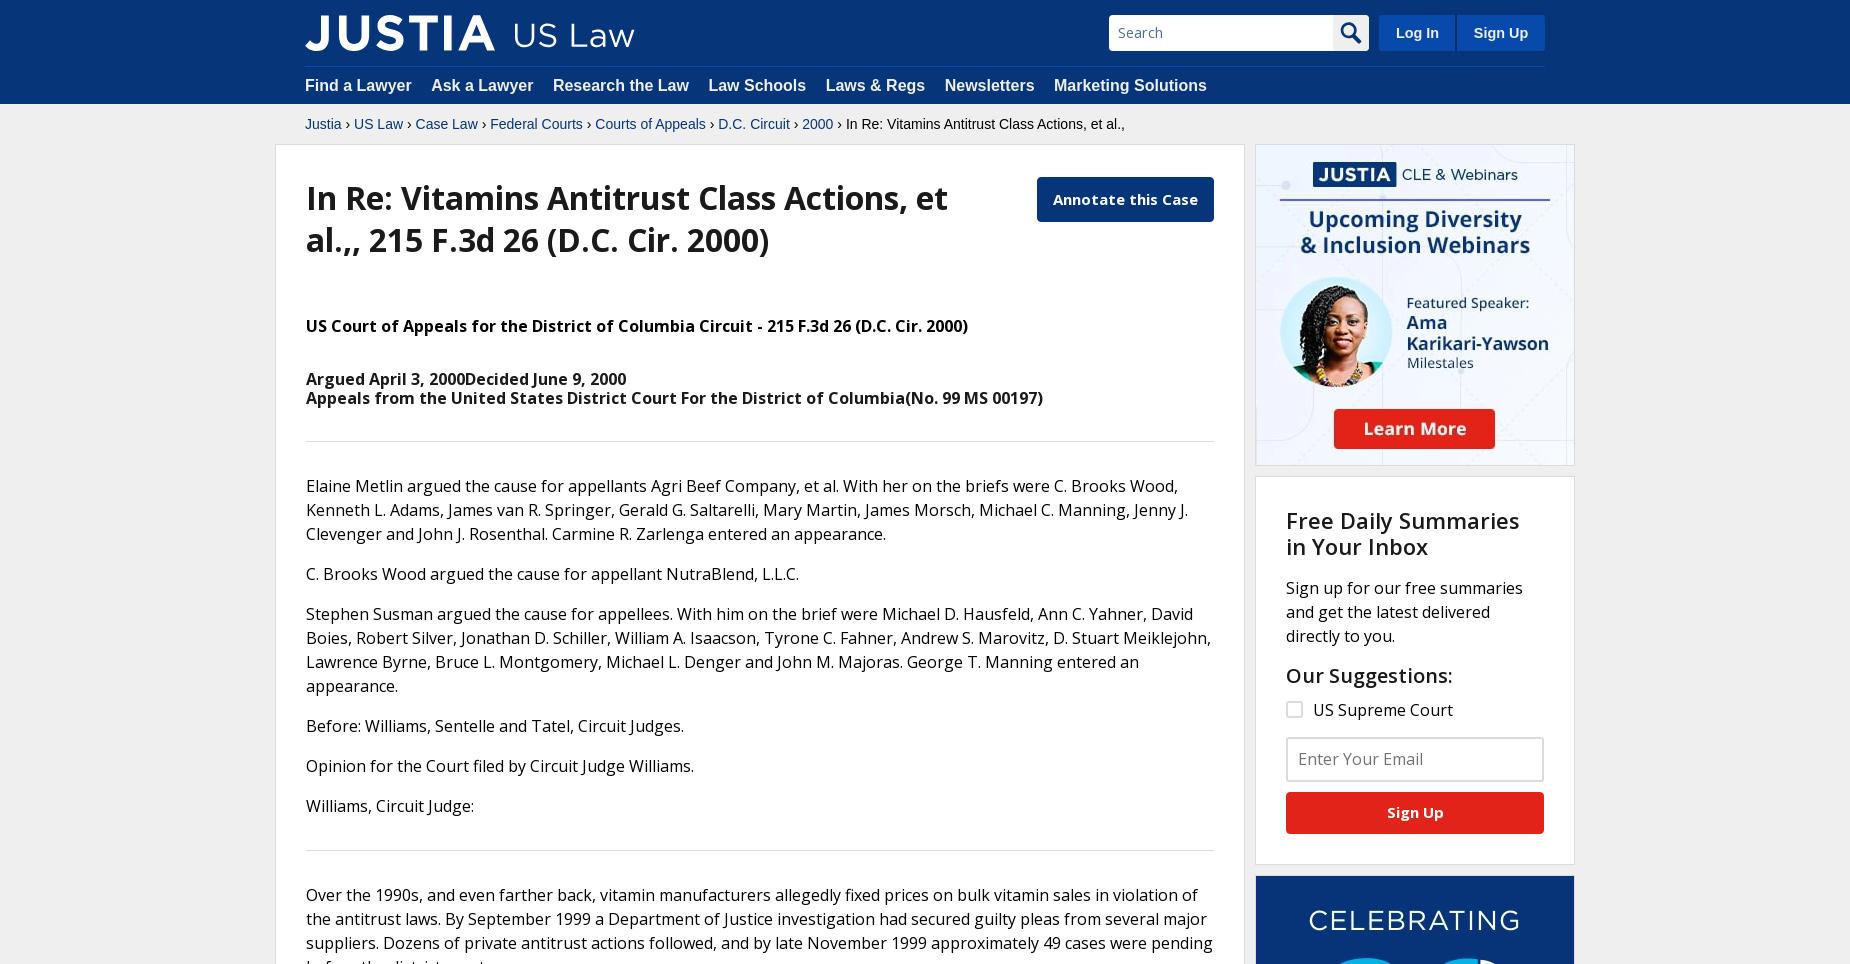  What do you see at coordinates (304, 84) in the screenshot?
I see `'Find a Lawyer'` at bounding box center [304, 84].